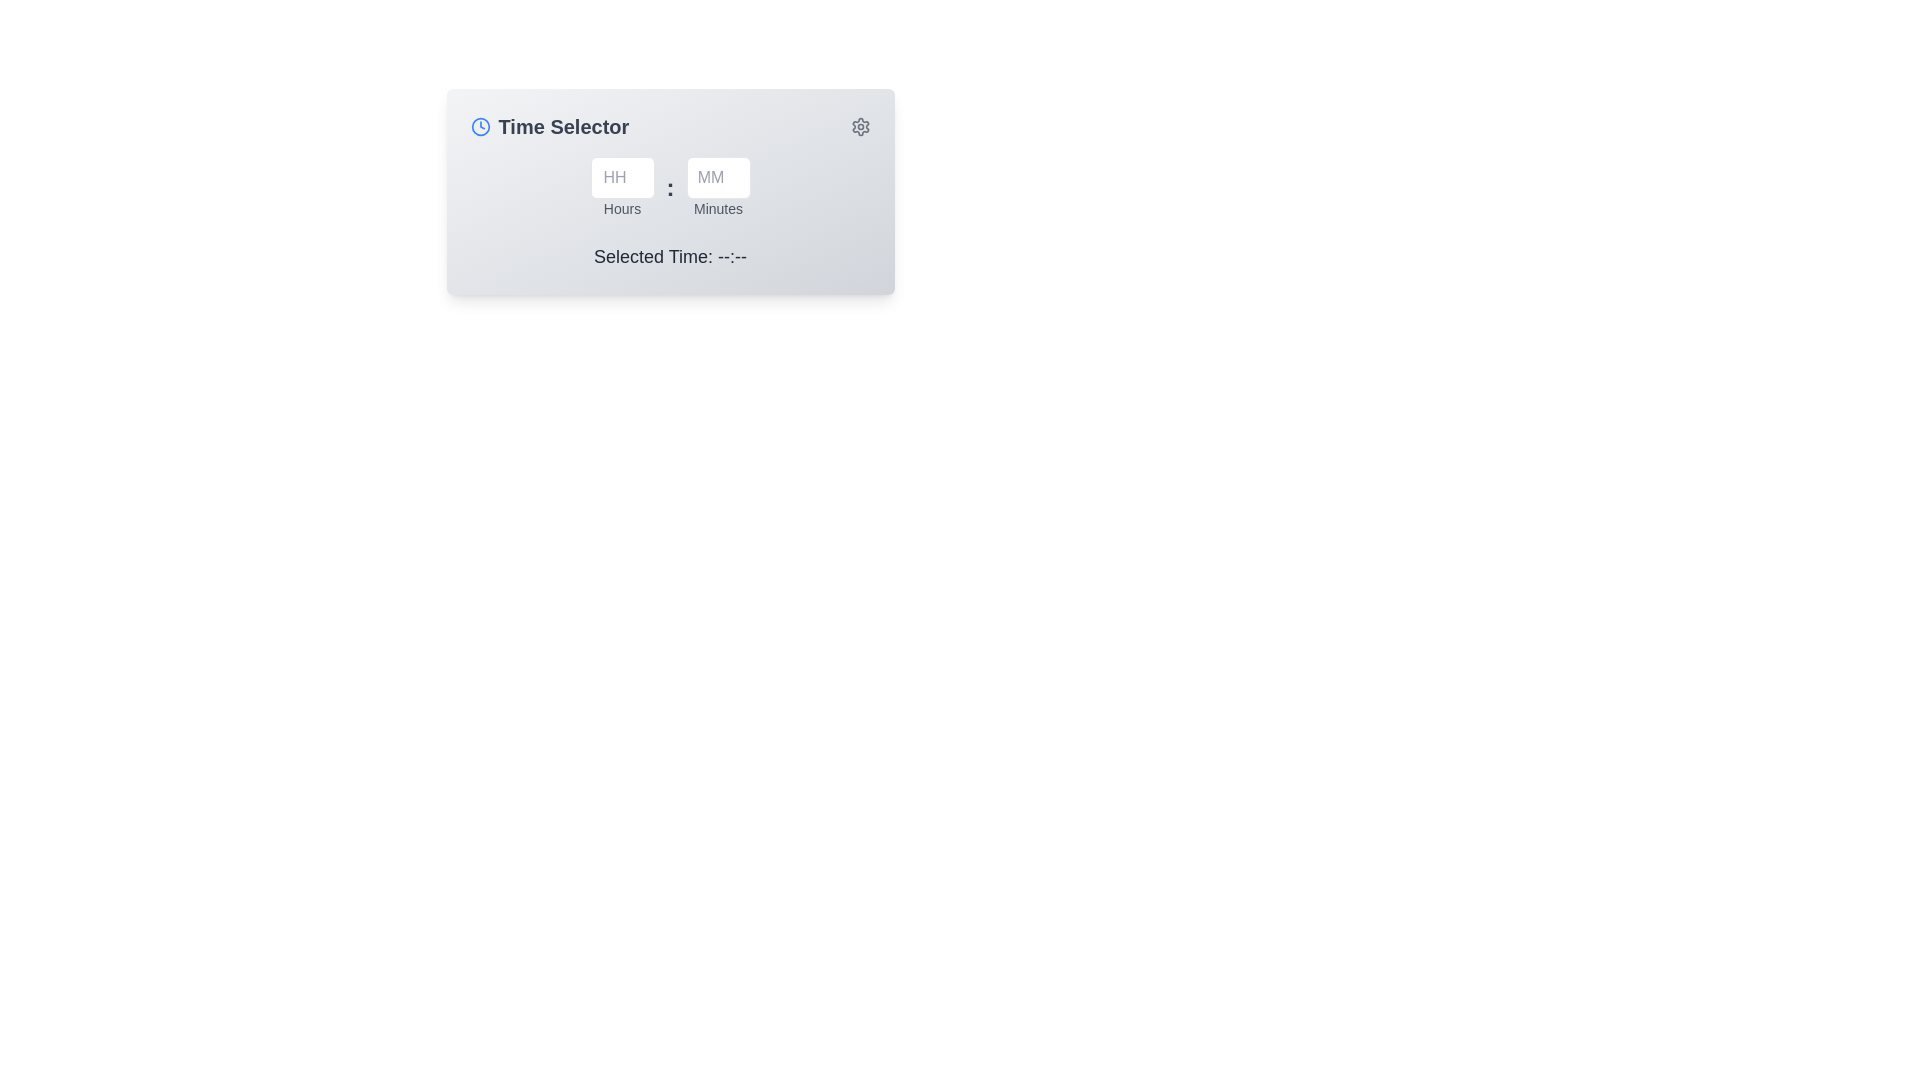  Describe the element at coordinates (670, 256) in the screenshot. I see `the Text display component that shows 'Selected Time: --:--' in a gray medium-sized font, which is located below the 'Hours' and 'Minutes' input fields in the 'Time Selector' panel` at that location.